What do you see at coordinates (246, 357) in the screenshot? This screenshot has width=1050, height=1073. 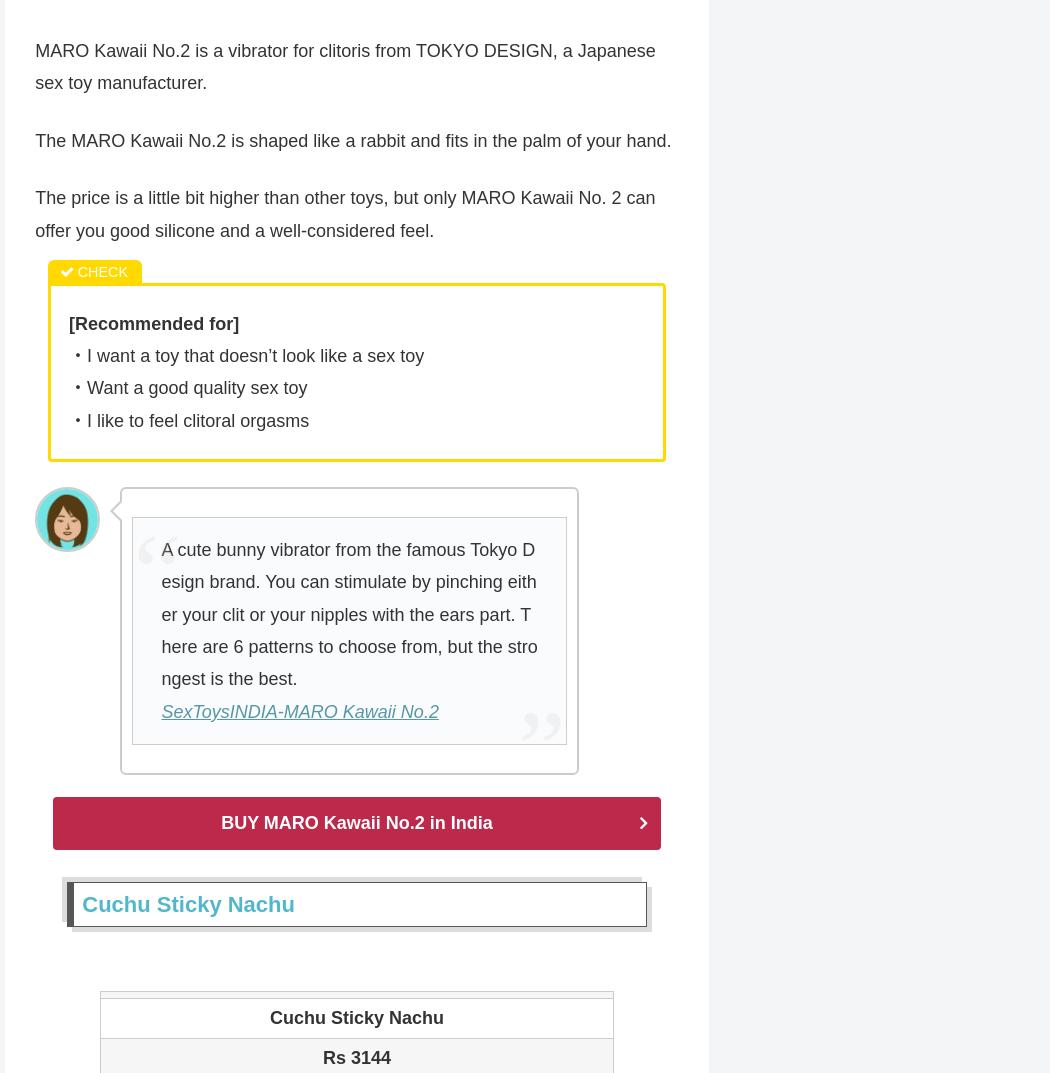 I see `'・I want a toy that doesn’t look like a sex toy'` at bounding box center [246, 357].